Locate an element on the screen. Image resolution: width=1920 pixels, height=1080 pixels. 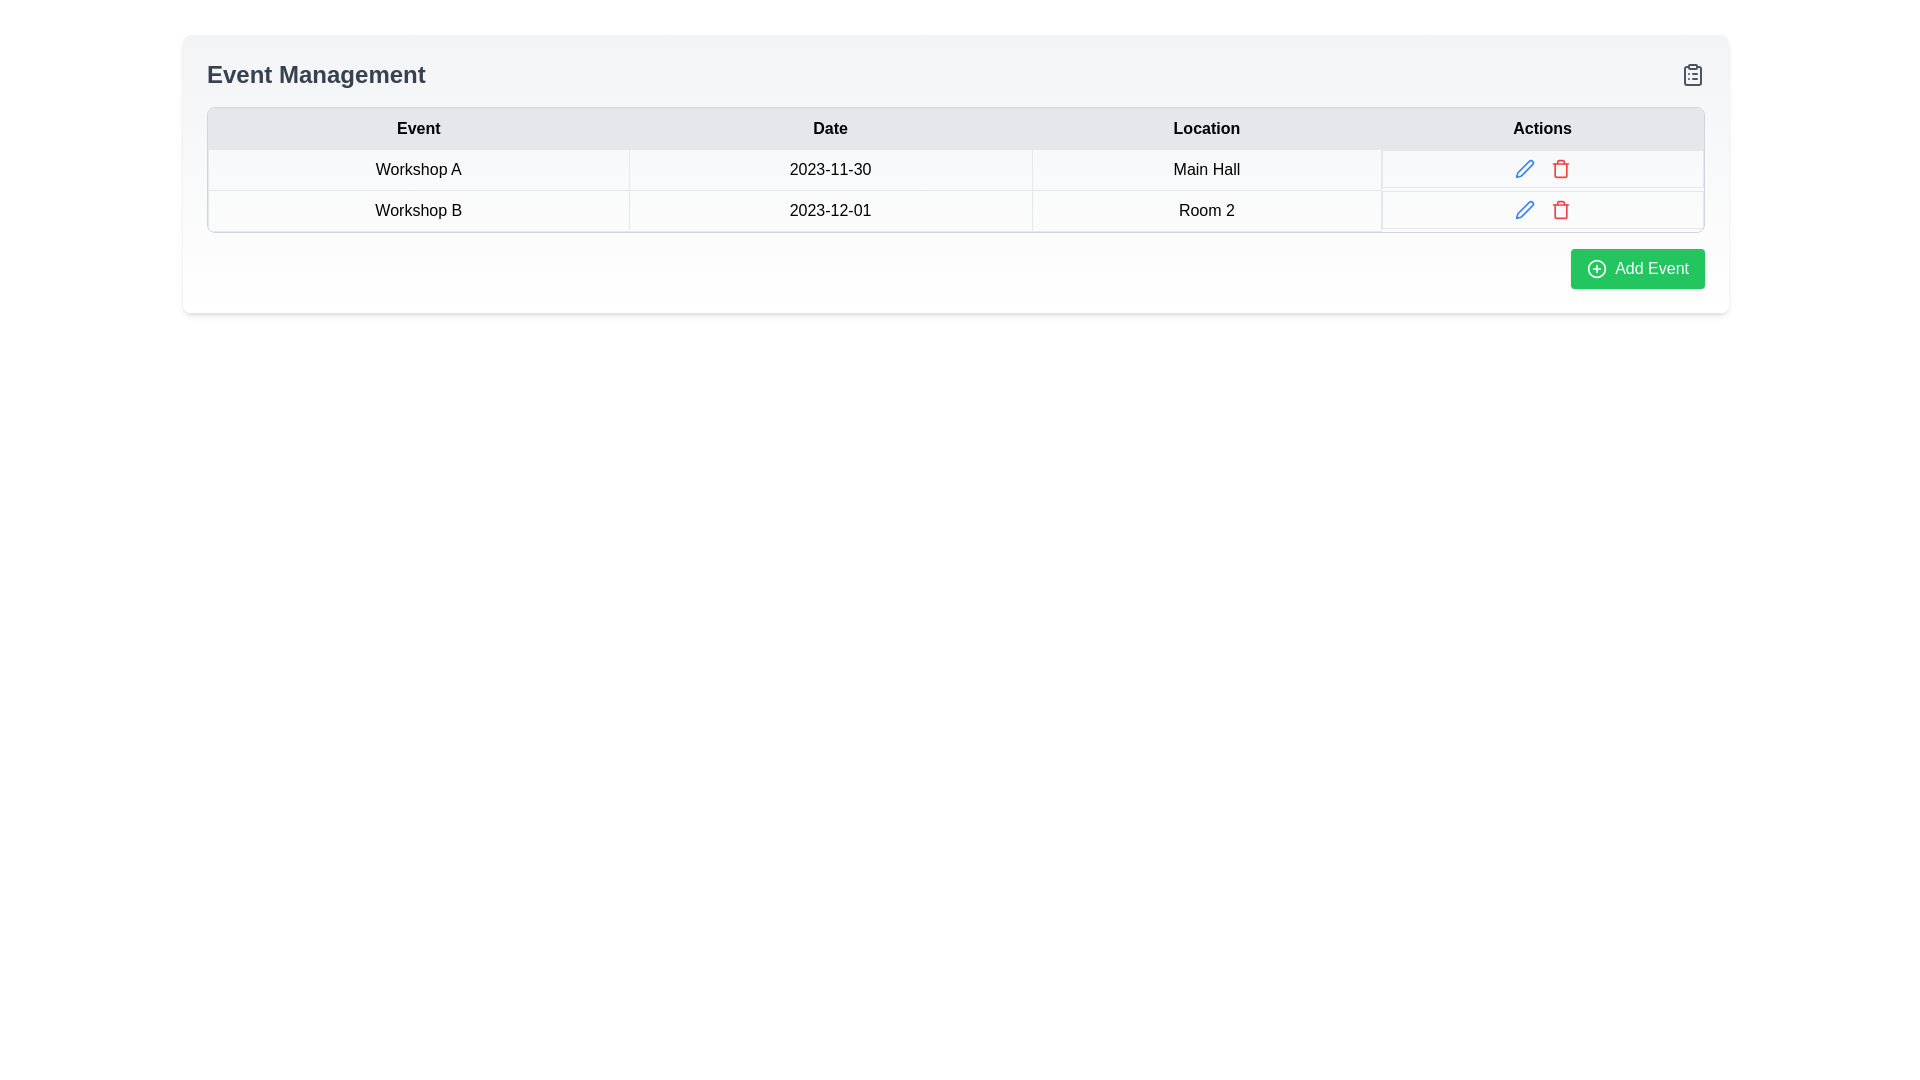
the decorative SVG graphic component located to the left of the 'Add Event' button at the bottom right corner of the interface is located at coordinates (1596, 268).